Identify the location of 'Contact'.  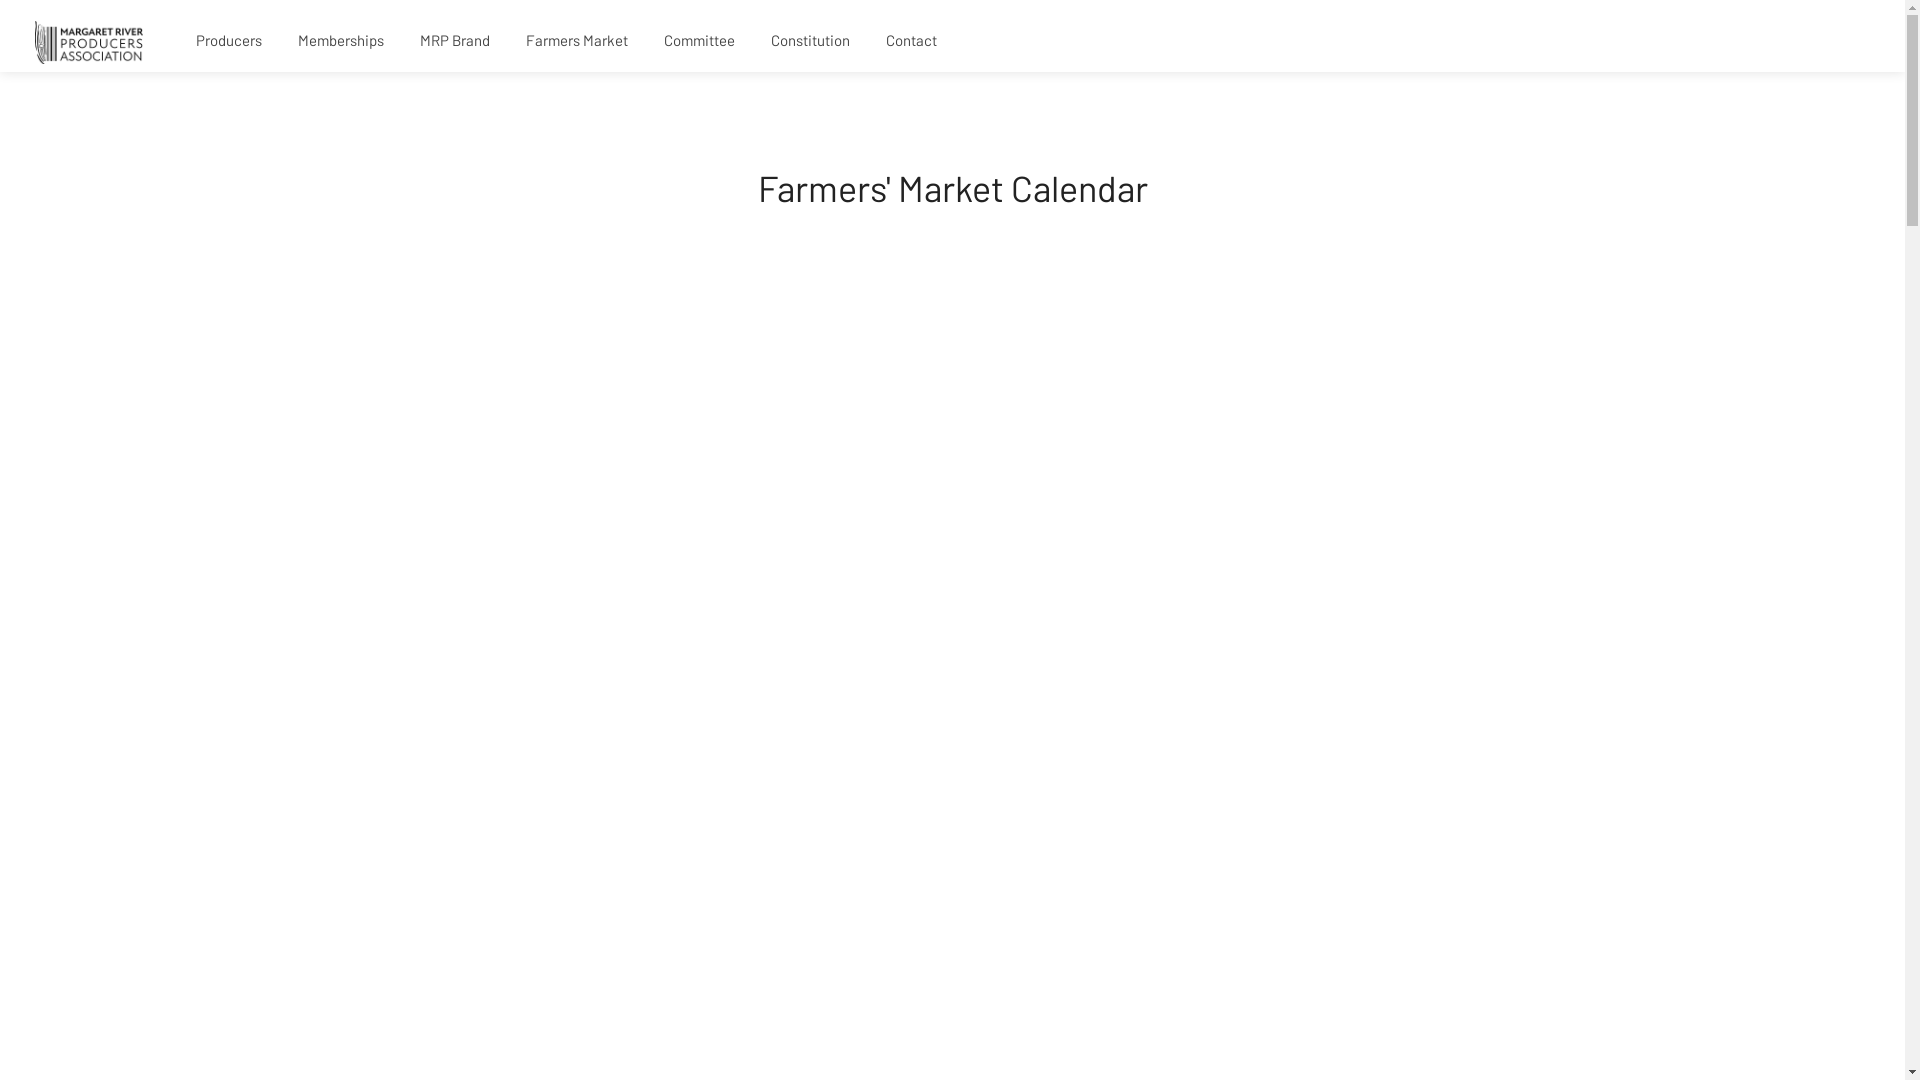
(870, 41).